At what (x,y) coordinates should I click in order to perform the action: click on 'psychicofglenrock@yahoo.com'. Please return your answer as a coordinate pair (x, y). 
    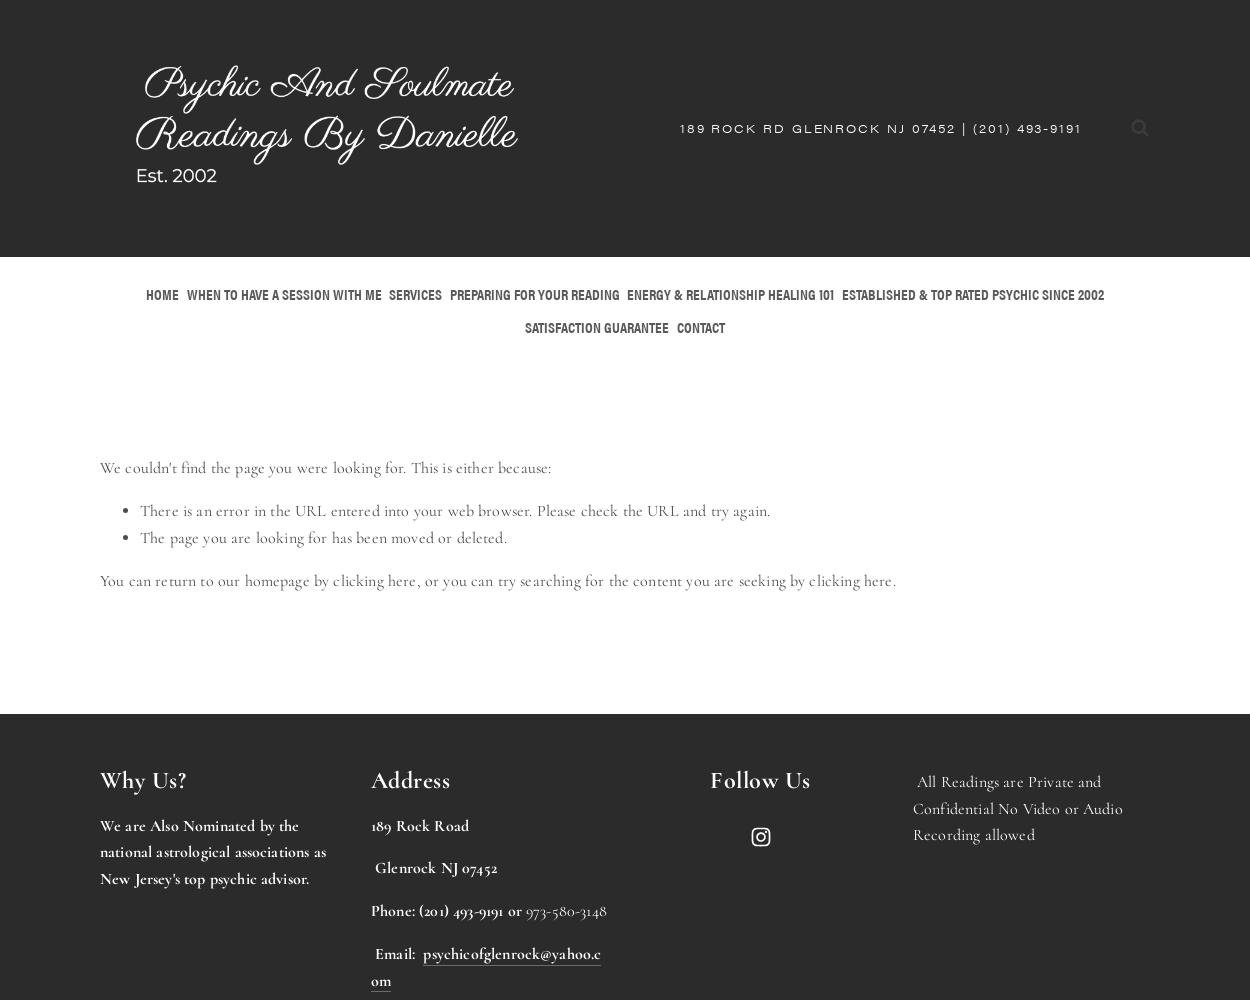
    Looking at the image, I should click on (370, 965).